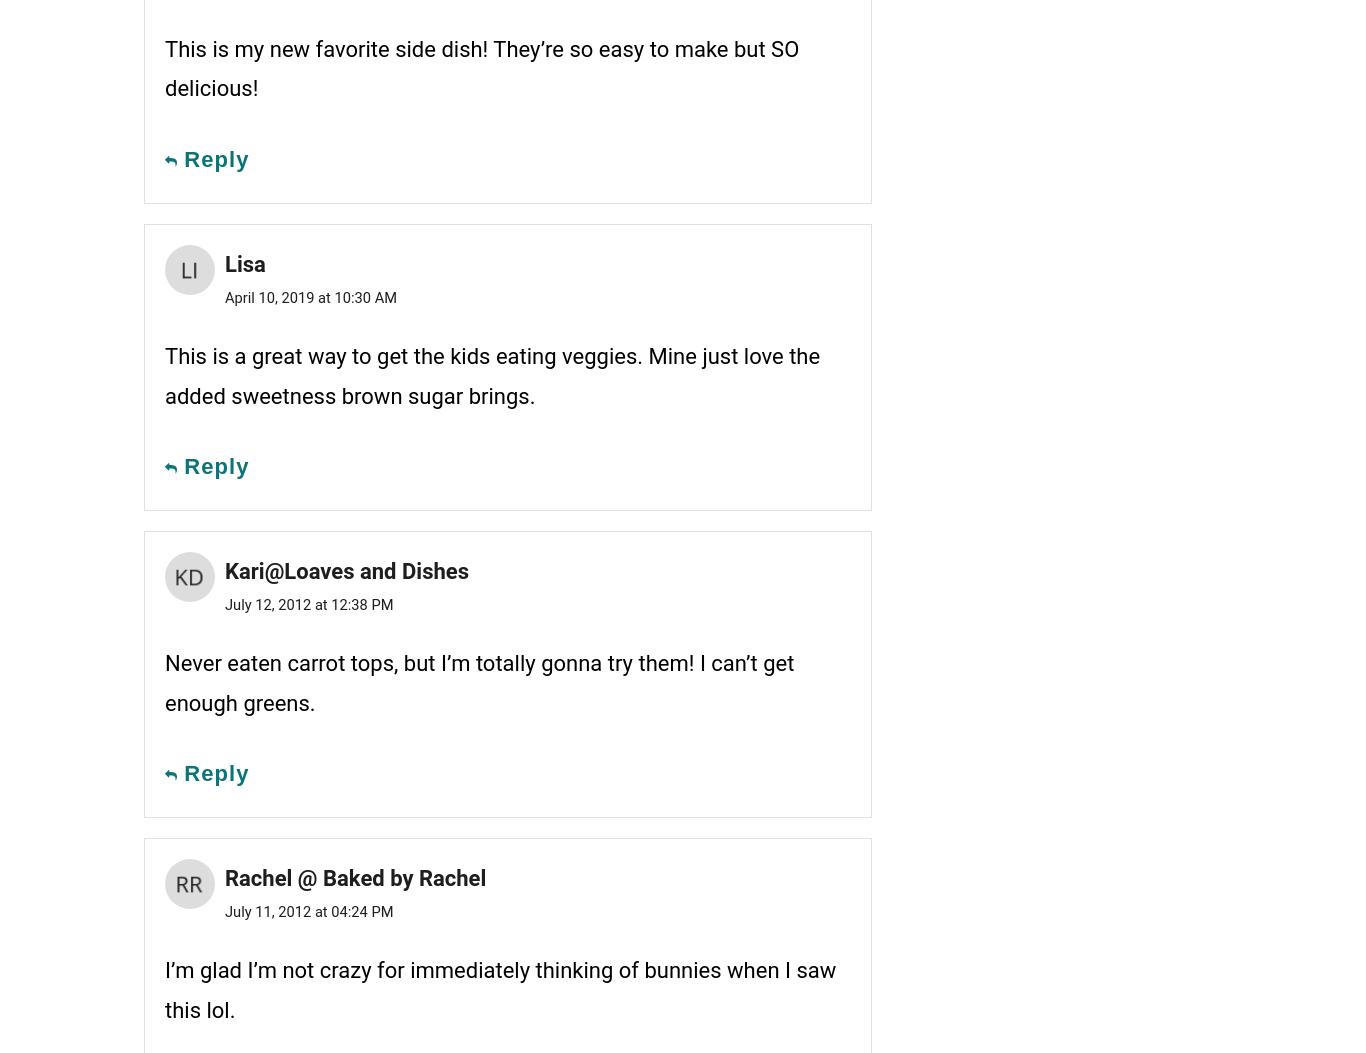 This screenshot has width=1366, height=1053. Describe the element at coordinates (311, 297) in the screenshot. I see `'April 10, 2019 at 10:30 AM'` at that location.